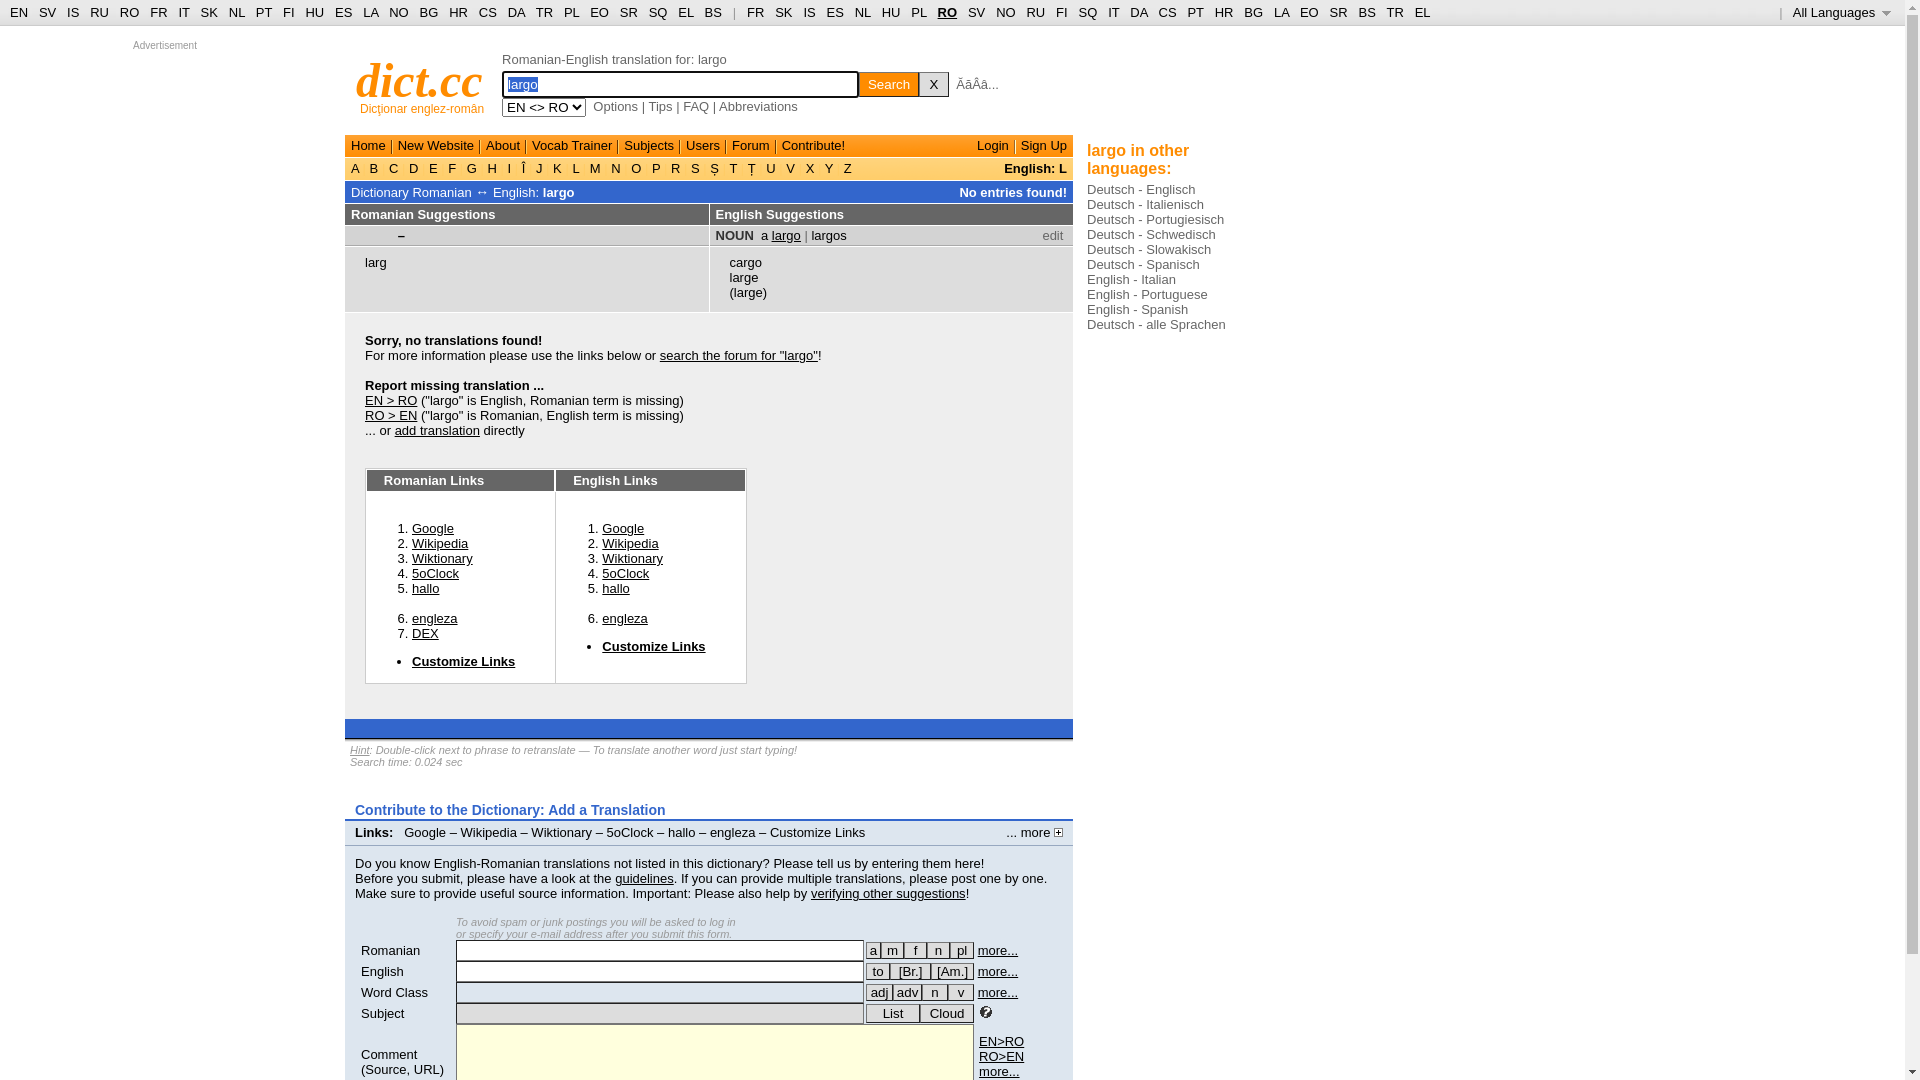  Describe the element at coordinates (728, 277) in the screenshot. I see `'large'` at that location.